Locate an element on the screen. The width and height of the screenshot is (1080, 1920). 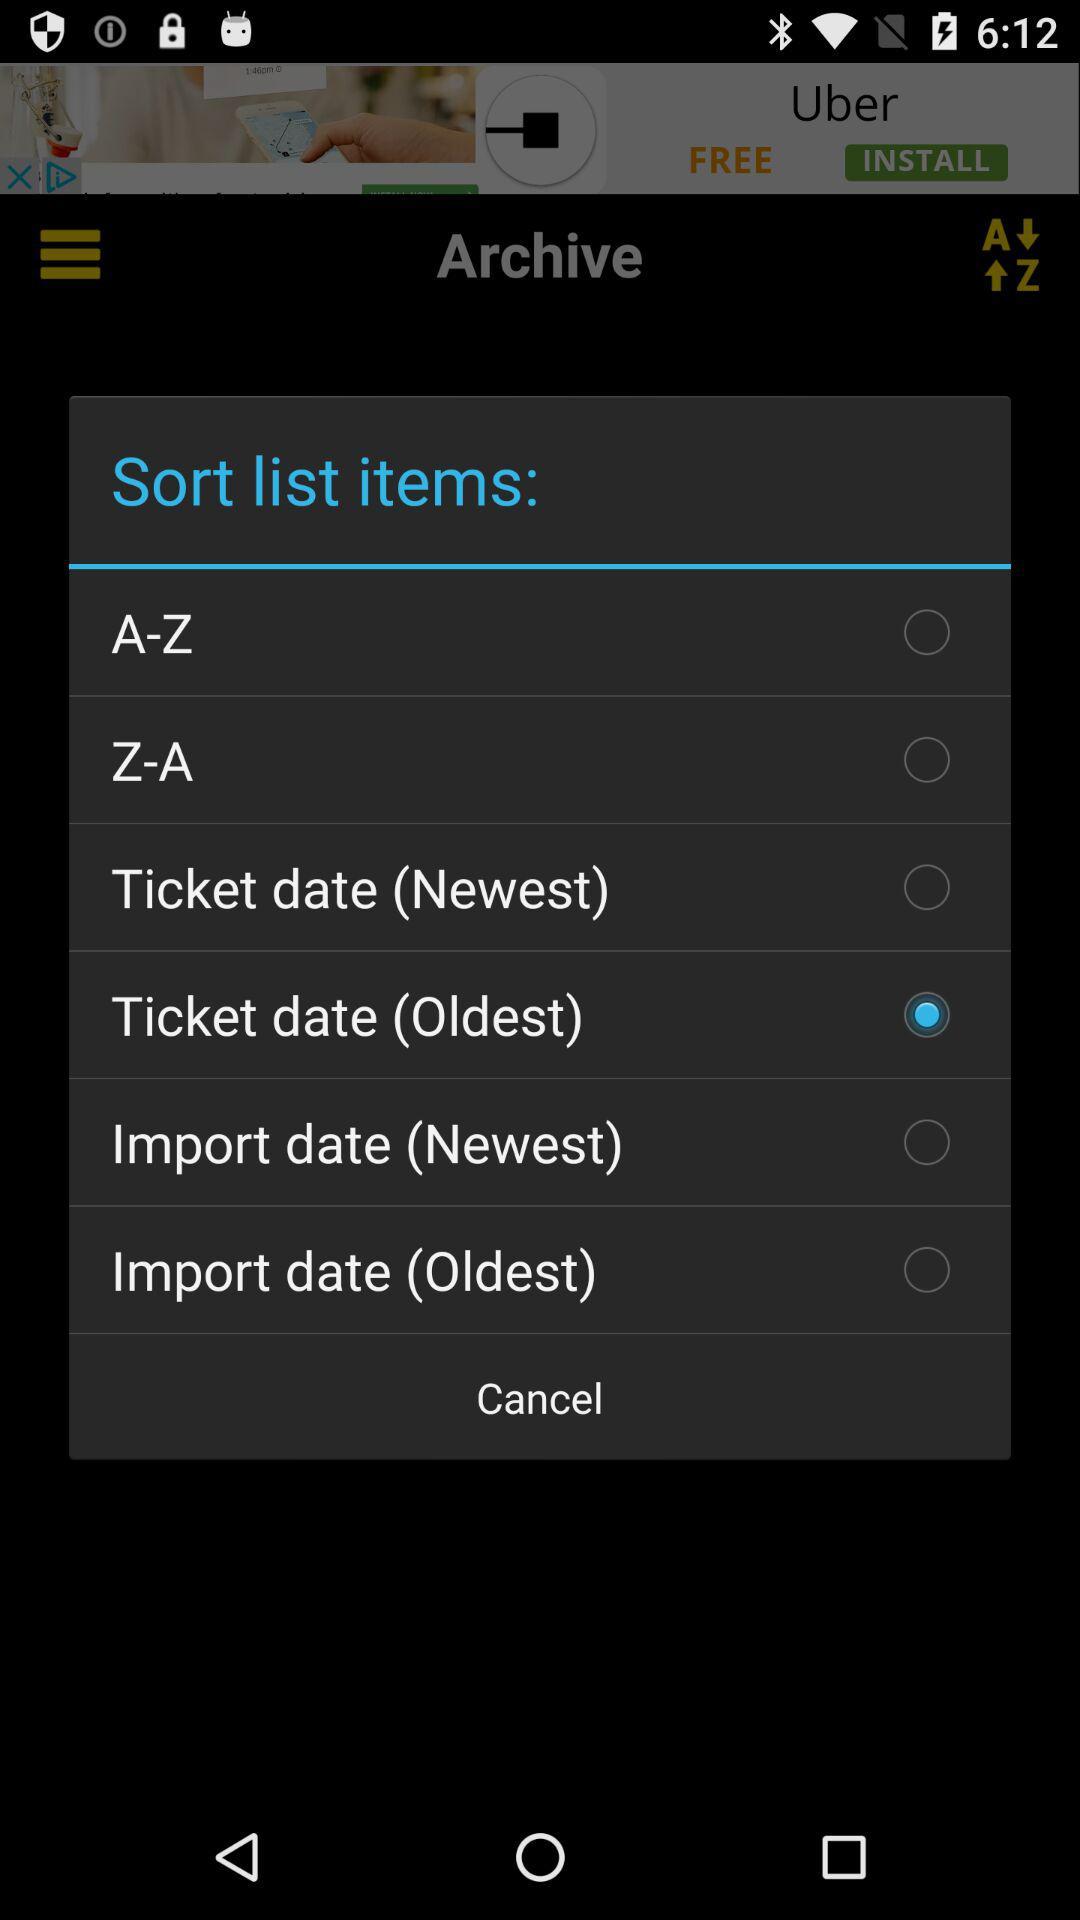
item at the bottom is located at coordinates (540, 1396).